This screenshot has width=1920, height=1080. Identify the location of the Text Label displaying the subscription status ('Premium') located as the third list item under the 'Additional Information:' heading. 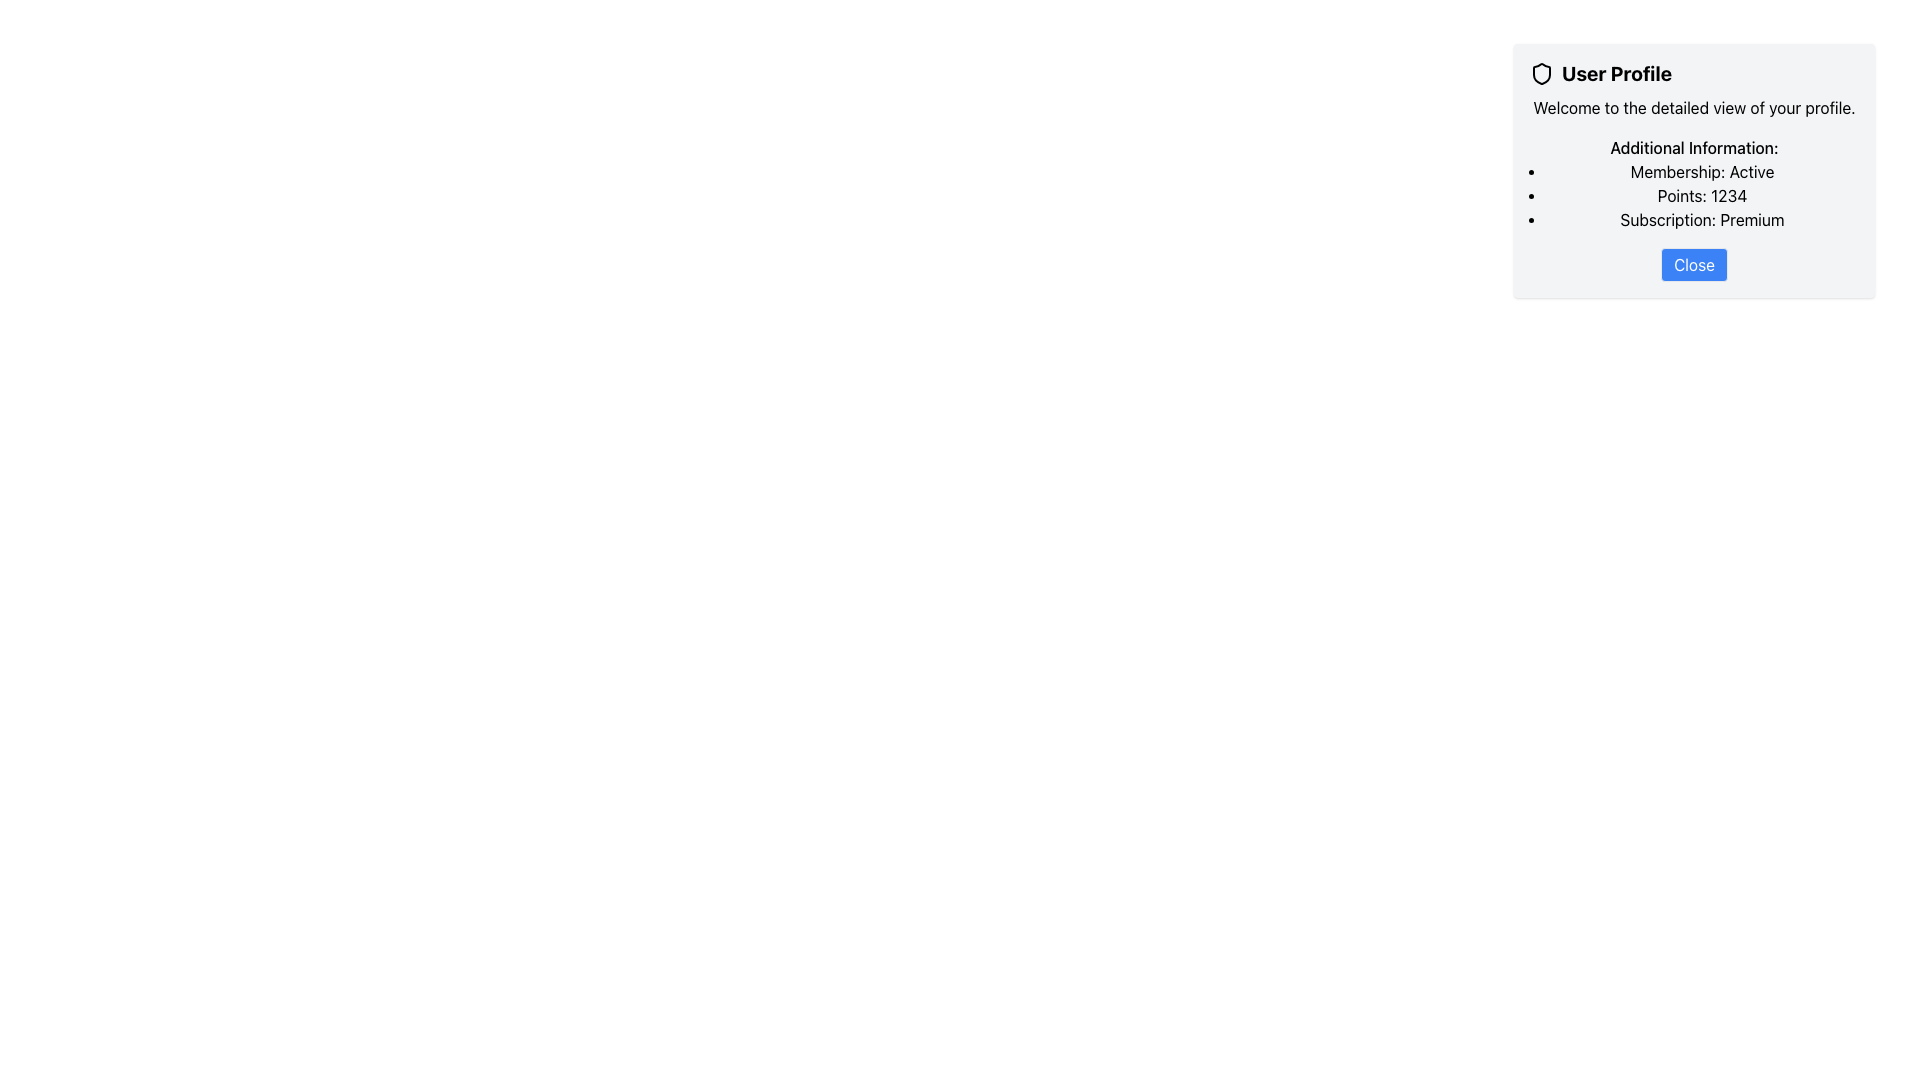
(1701, 219).